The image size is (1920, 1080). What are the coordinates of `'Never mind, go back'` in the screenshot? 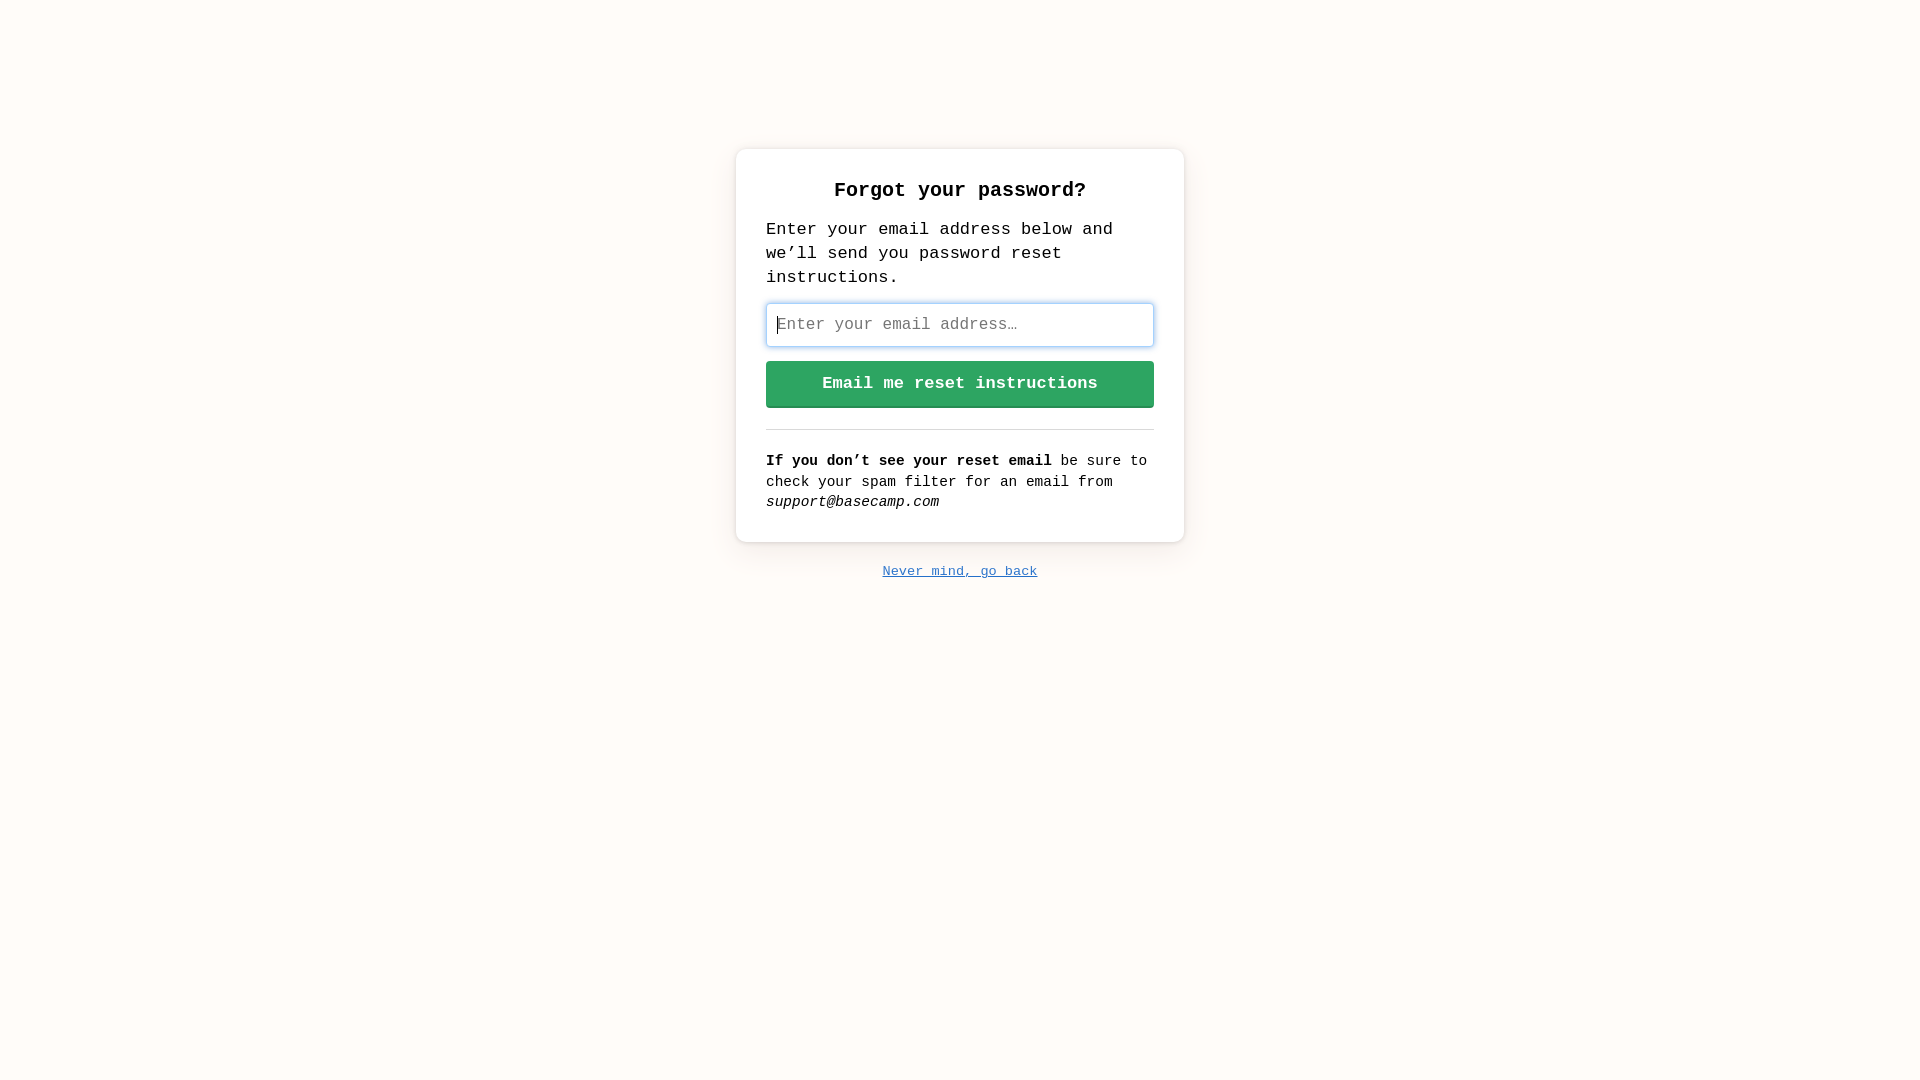 It's located at (958, 571).